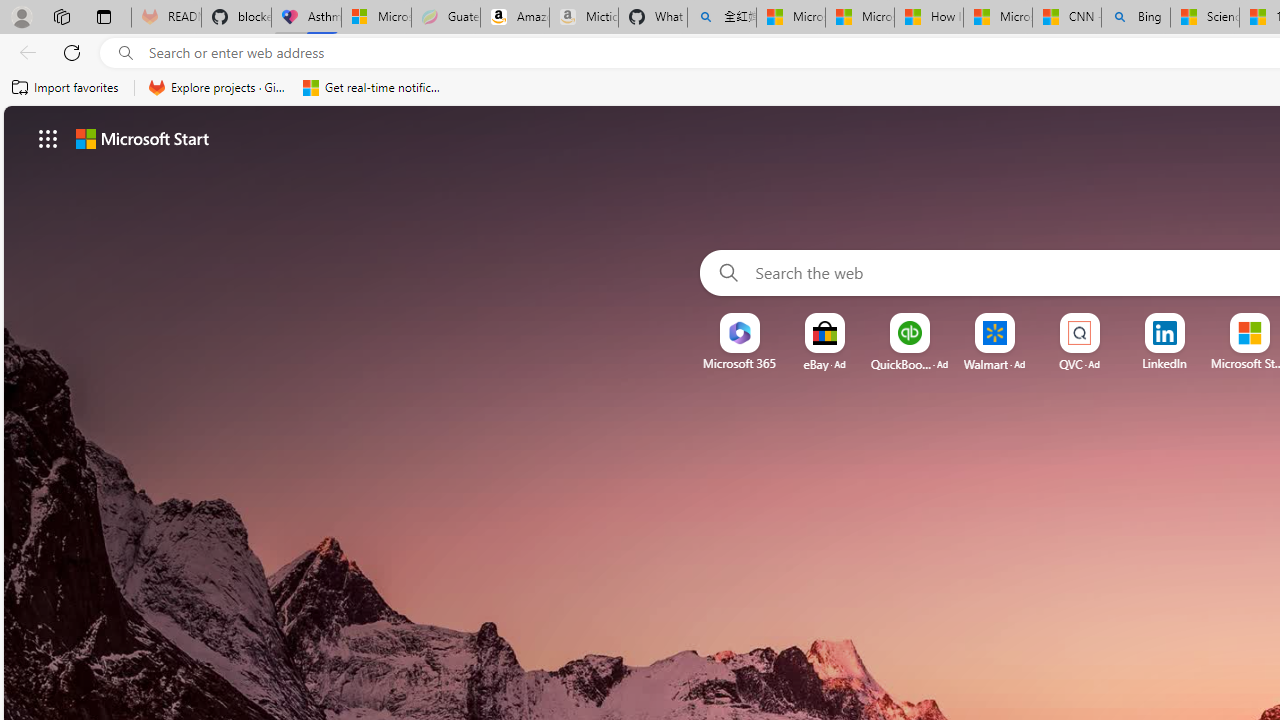 This screenshot has width=1280, height=720. I want to click on 'CNN - MSN', so click(1065, 17).